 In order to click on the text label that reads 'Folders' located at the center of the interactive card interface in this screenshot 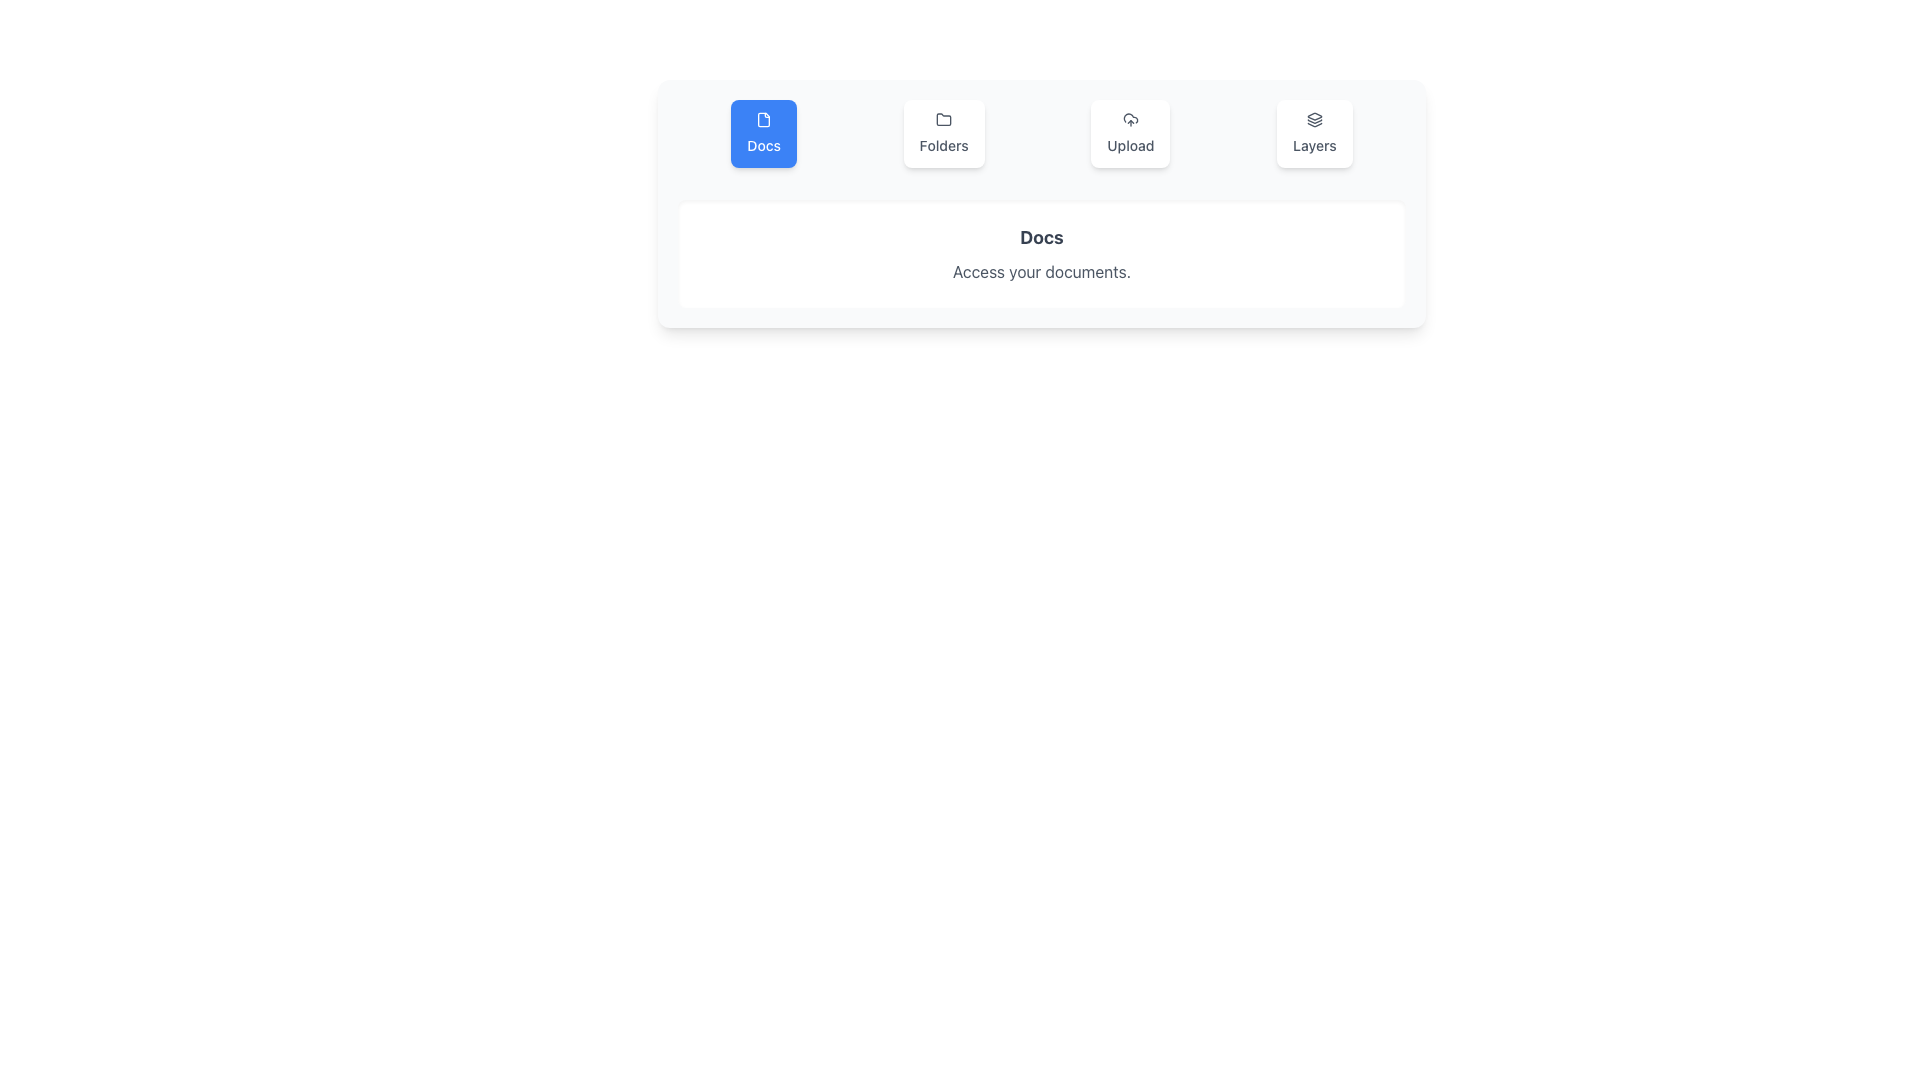, I will do `click(943, 145)`.